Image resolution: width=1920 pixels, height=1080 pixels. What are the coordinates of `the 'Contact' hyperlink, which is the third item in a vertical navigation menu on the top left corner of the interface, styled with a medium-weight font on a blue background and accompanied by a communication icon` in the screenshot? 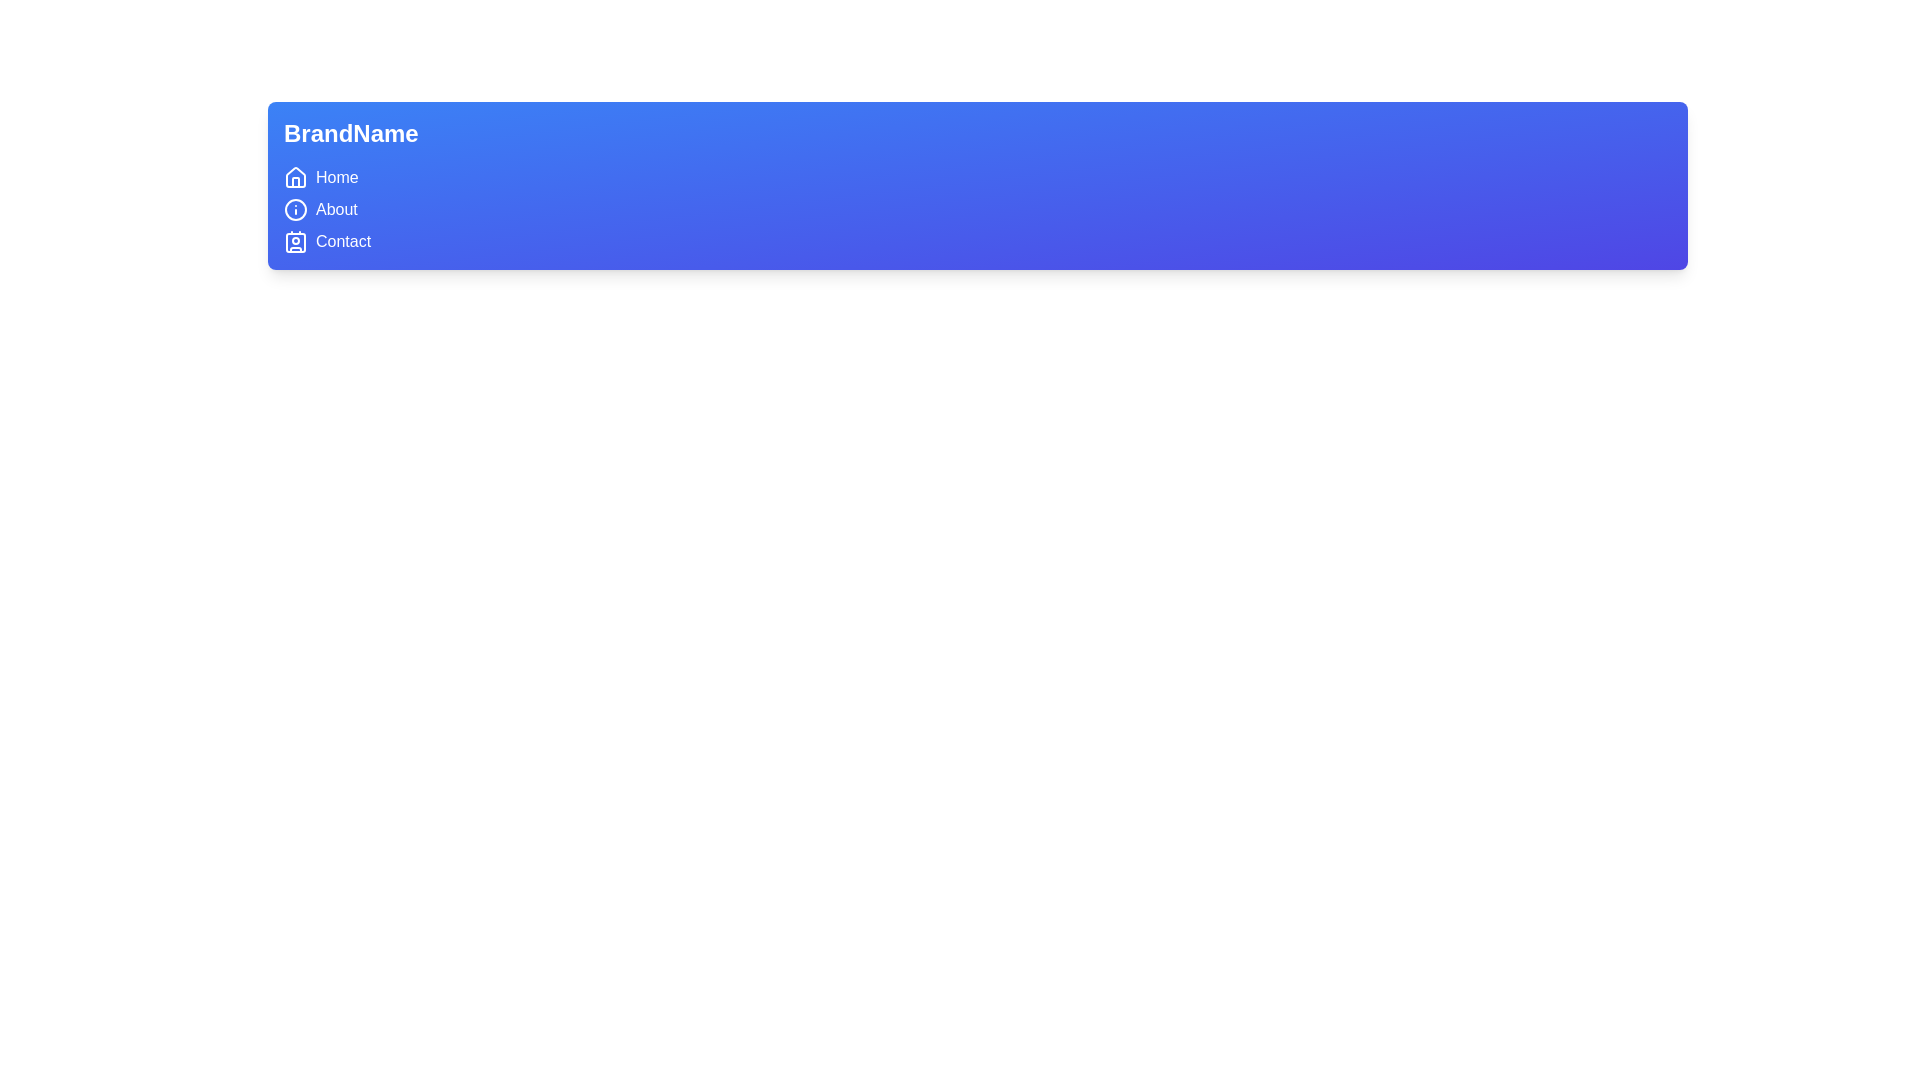 It's located at (343, 241).